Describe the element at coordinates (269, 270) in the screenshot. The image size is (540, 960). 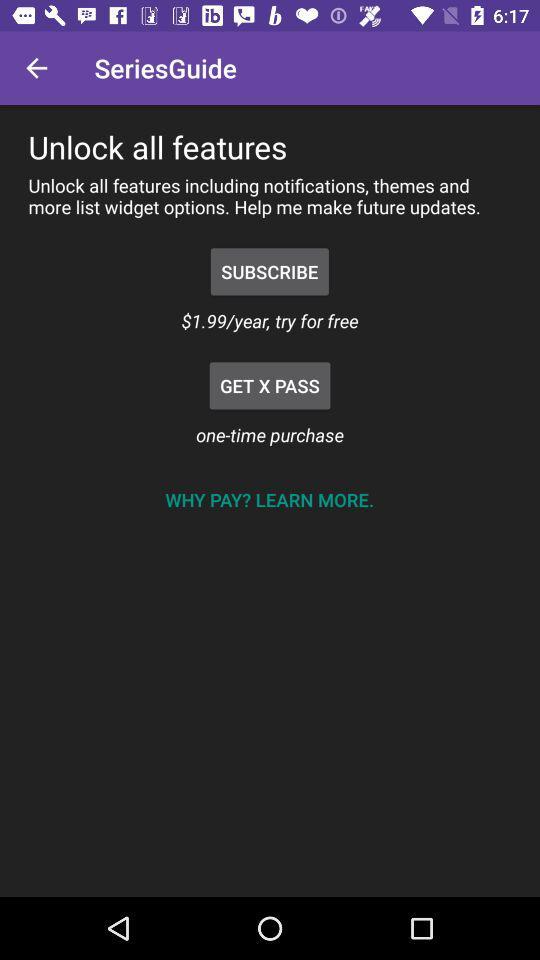
I see `subscribe icon` at that location.